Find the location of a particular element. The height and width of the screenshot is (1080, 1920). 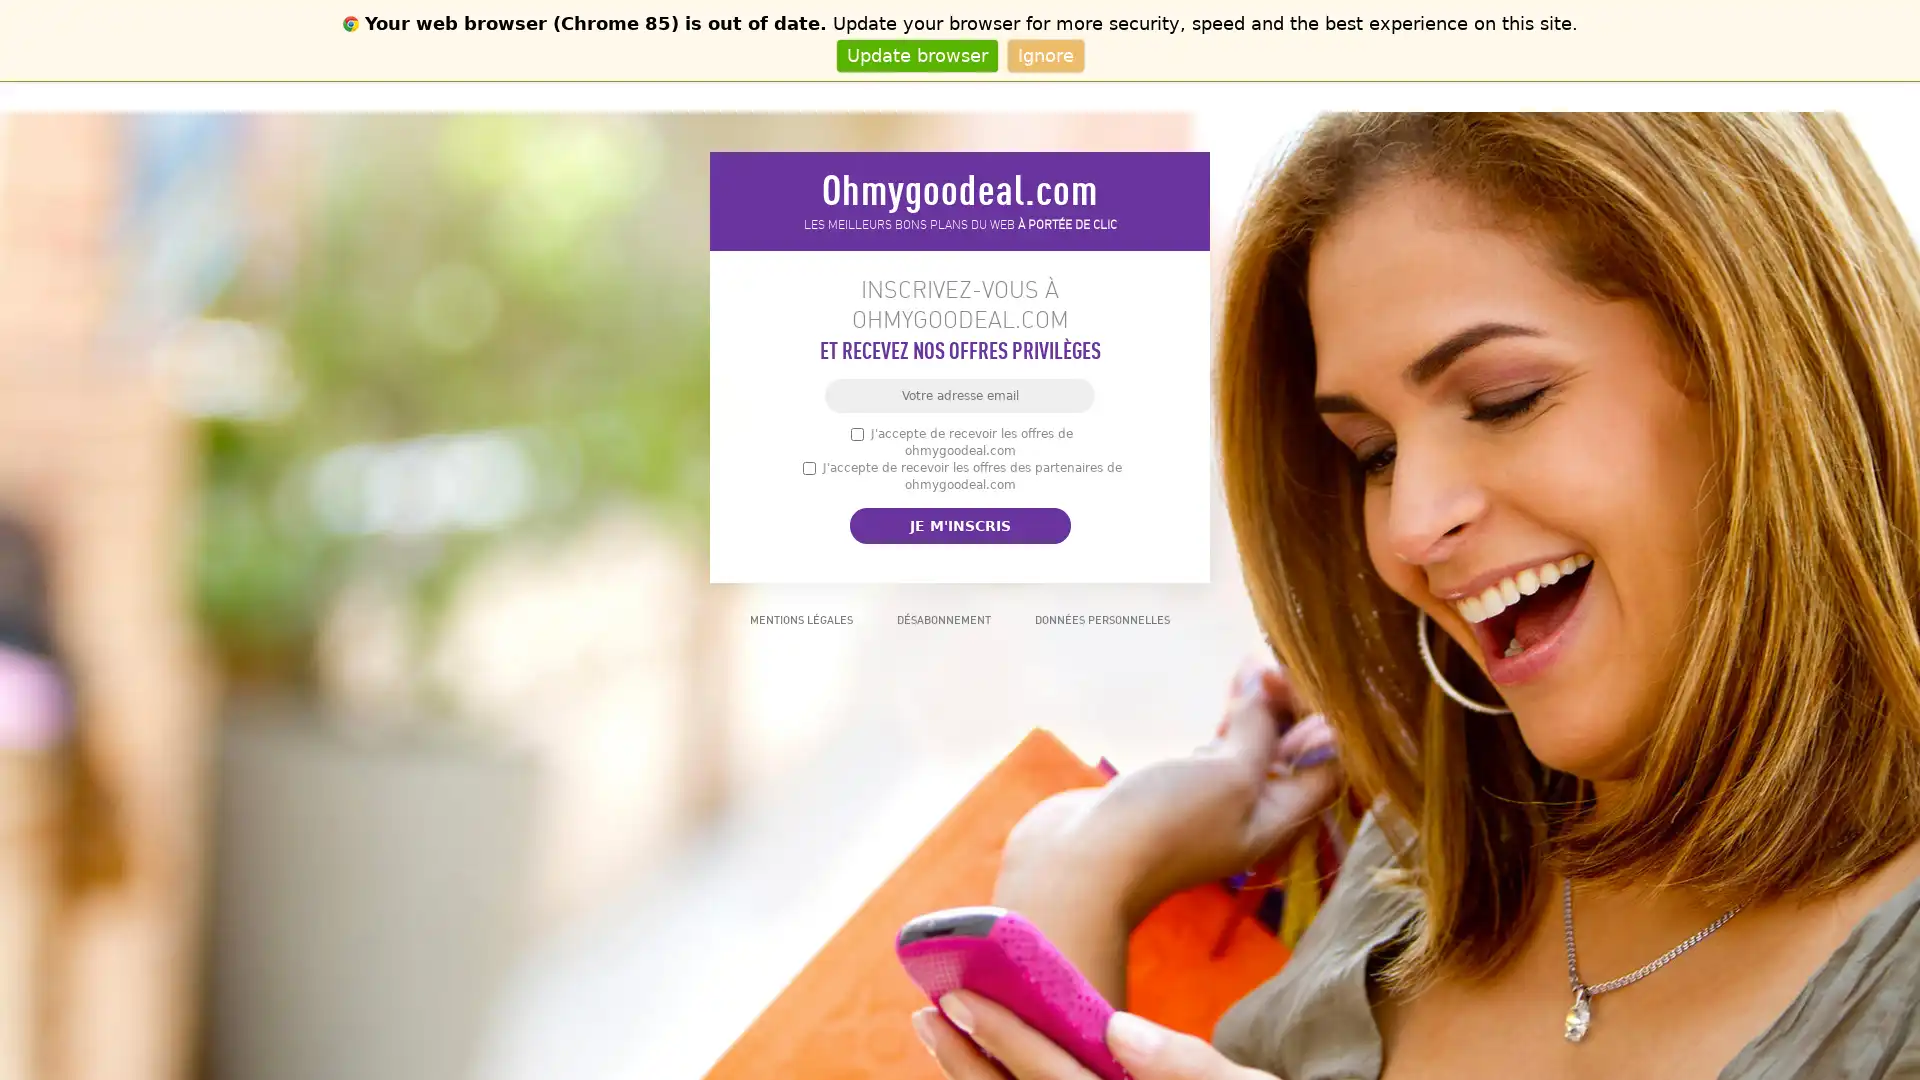

Ignore is located at coordinates (1044, 54).